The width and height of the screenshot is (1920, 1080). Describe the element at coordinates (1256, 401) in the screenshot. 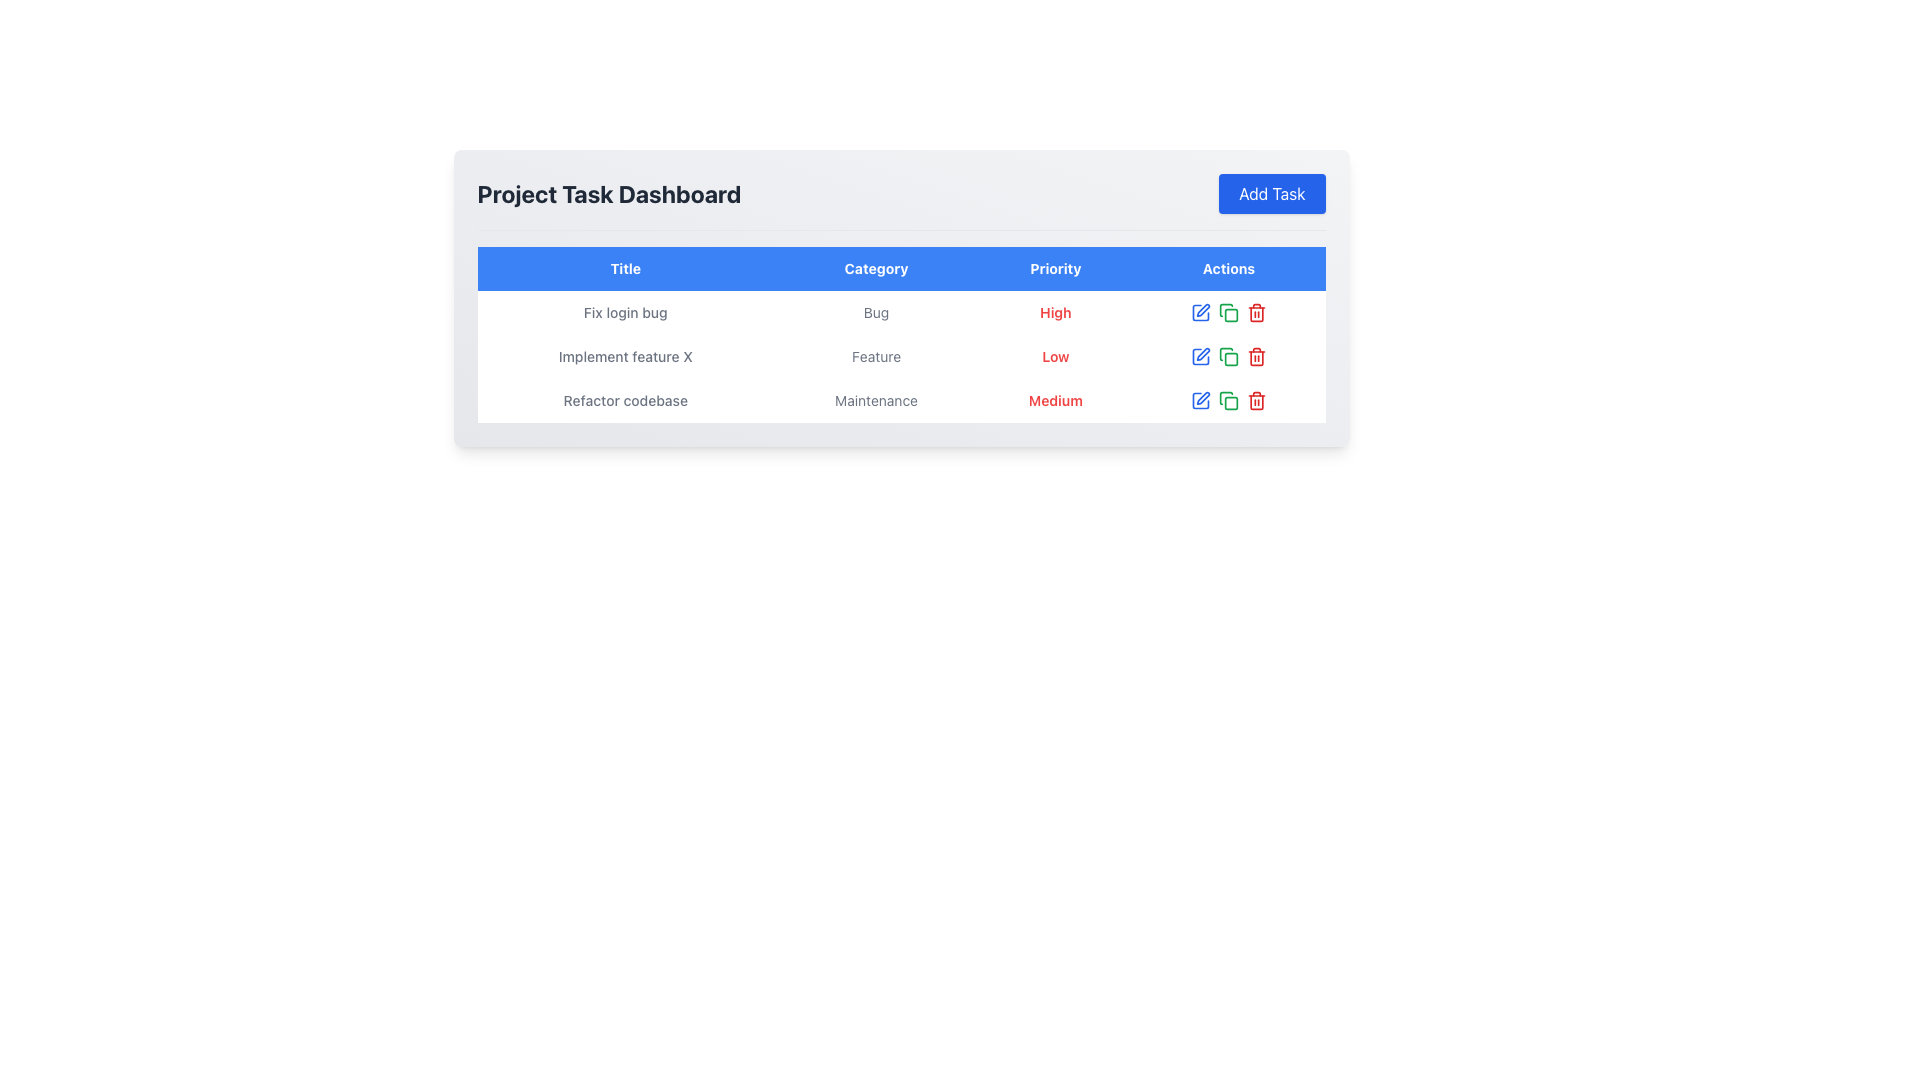

I see `the red trashcan icon button in the 'Actions' column of the table row for the 'Maintenance' category and 'Medium' priority` at that location.